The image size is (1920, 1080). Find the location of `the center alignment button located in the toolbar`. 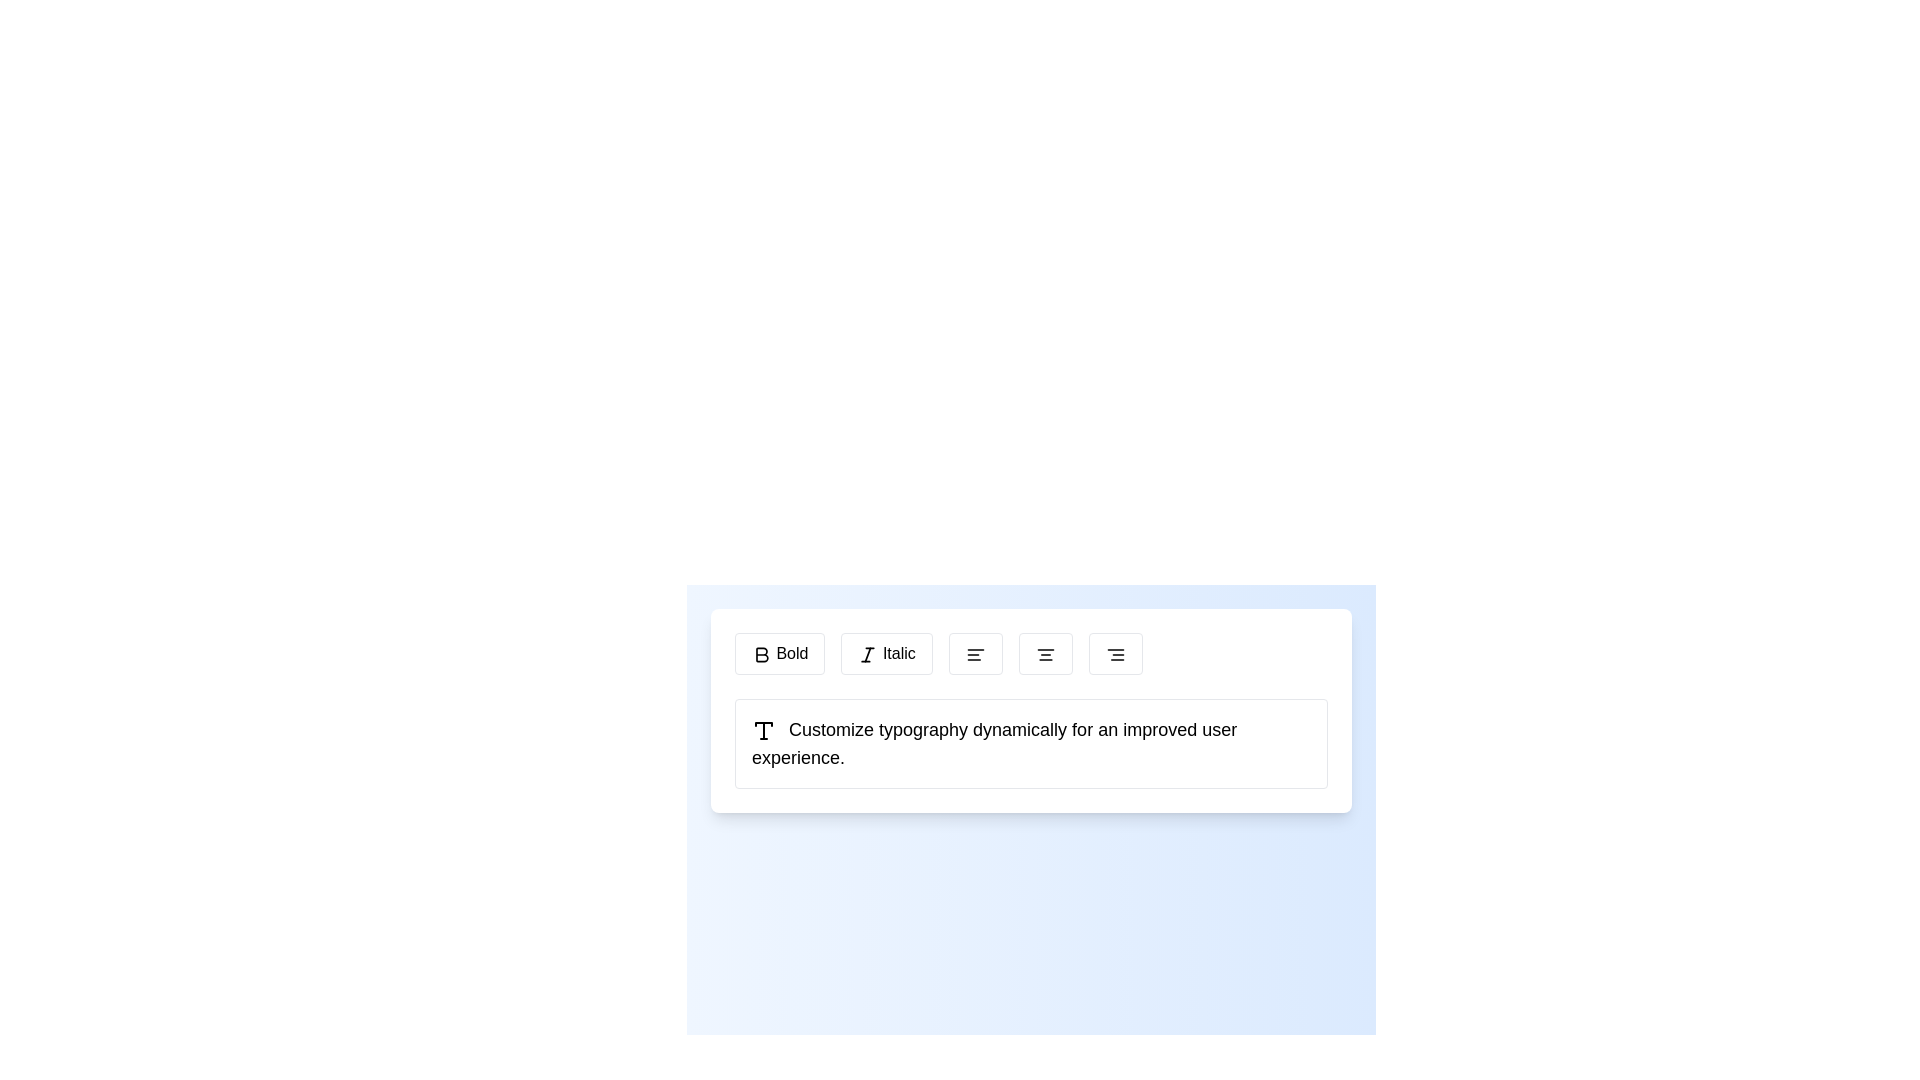

the center alignment button located in the toolbar is located at coordinates (1044, 654).